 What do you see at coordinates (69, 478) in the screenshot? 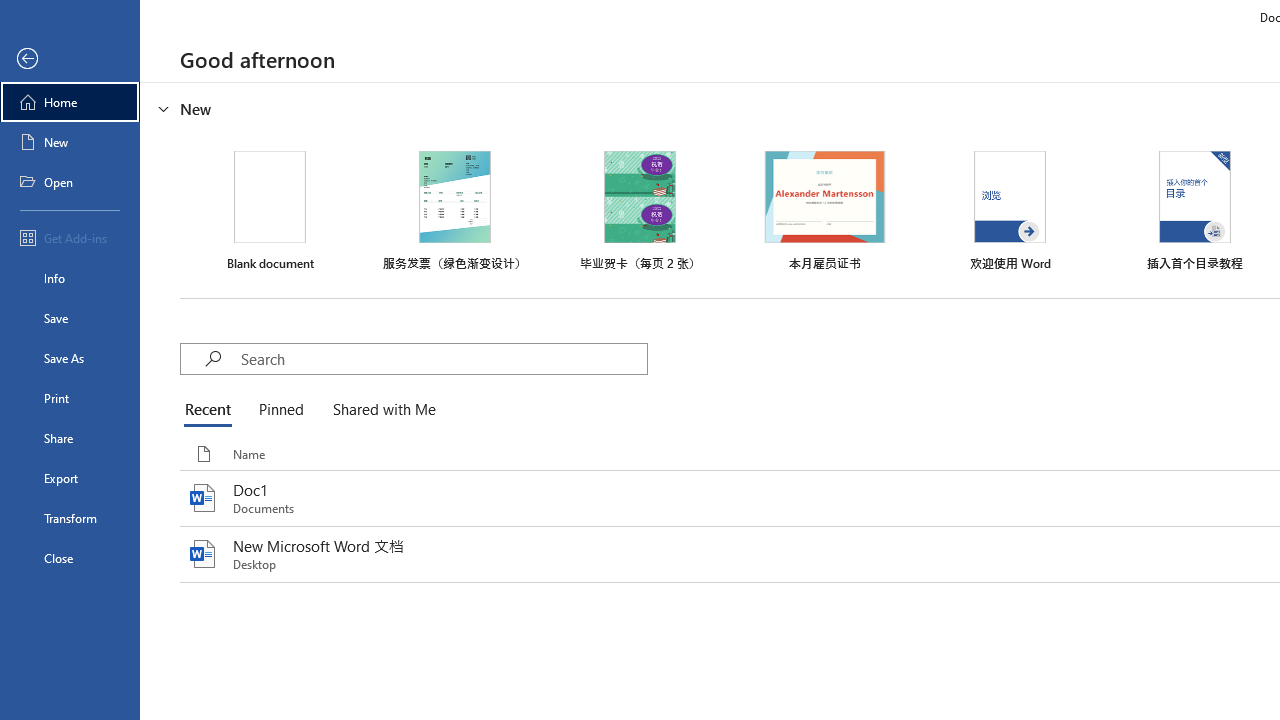
I see `'Export'` at bounding box center [69, 478].